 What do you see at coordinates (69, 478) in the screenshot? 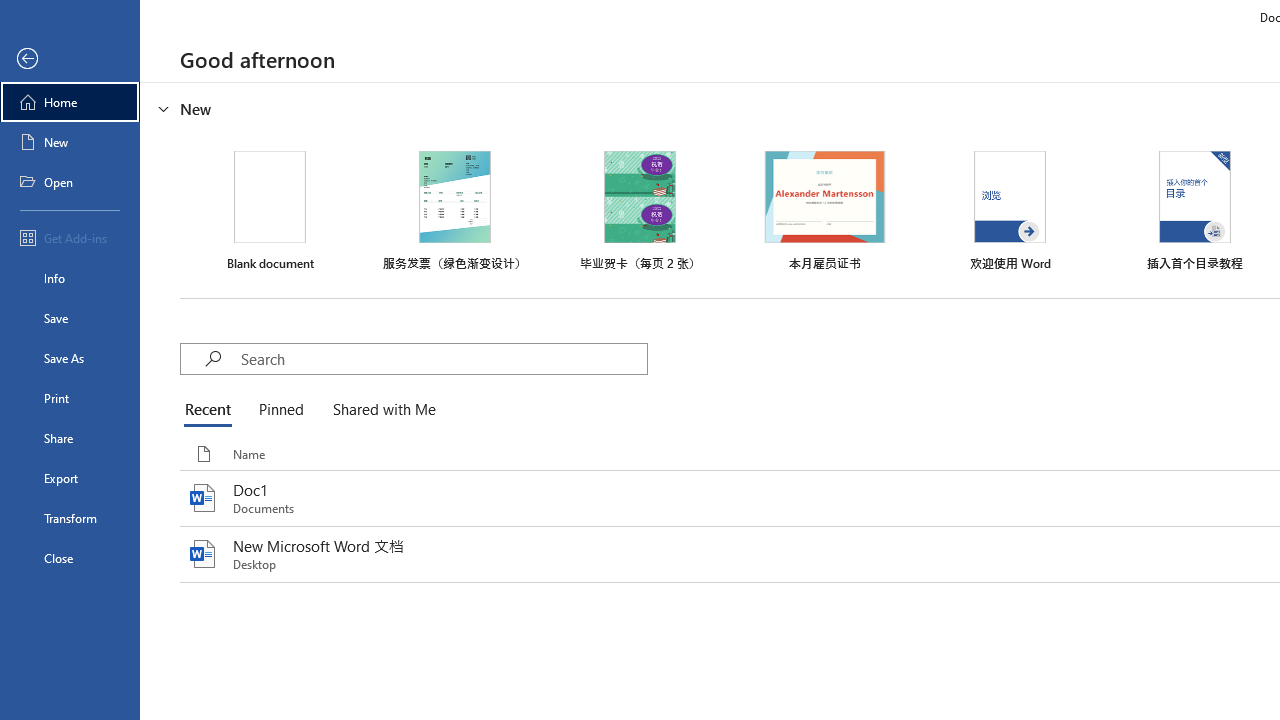
I see `'Export'` at bounding box center [69, 478].